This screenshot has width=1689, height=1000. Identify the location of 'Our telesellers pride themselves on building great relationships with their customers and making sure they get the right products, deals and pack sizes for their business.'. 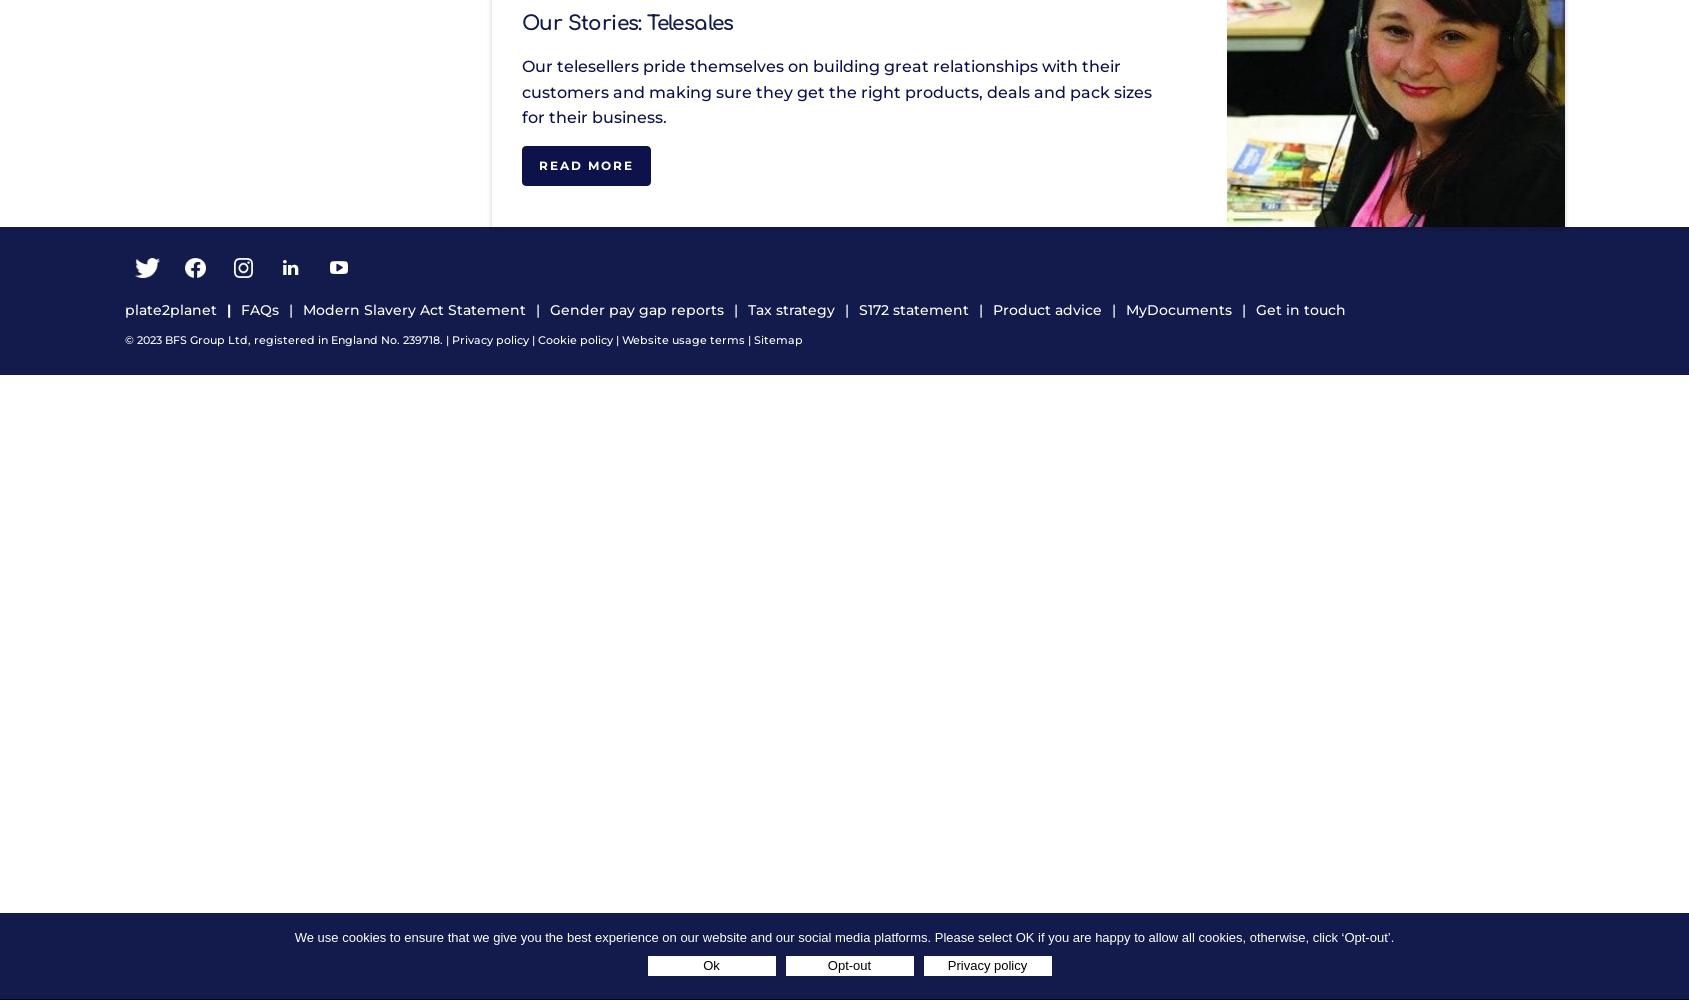
(836, 91).